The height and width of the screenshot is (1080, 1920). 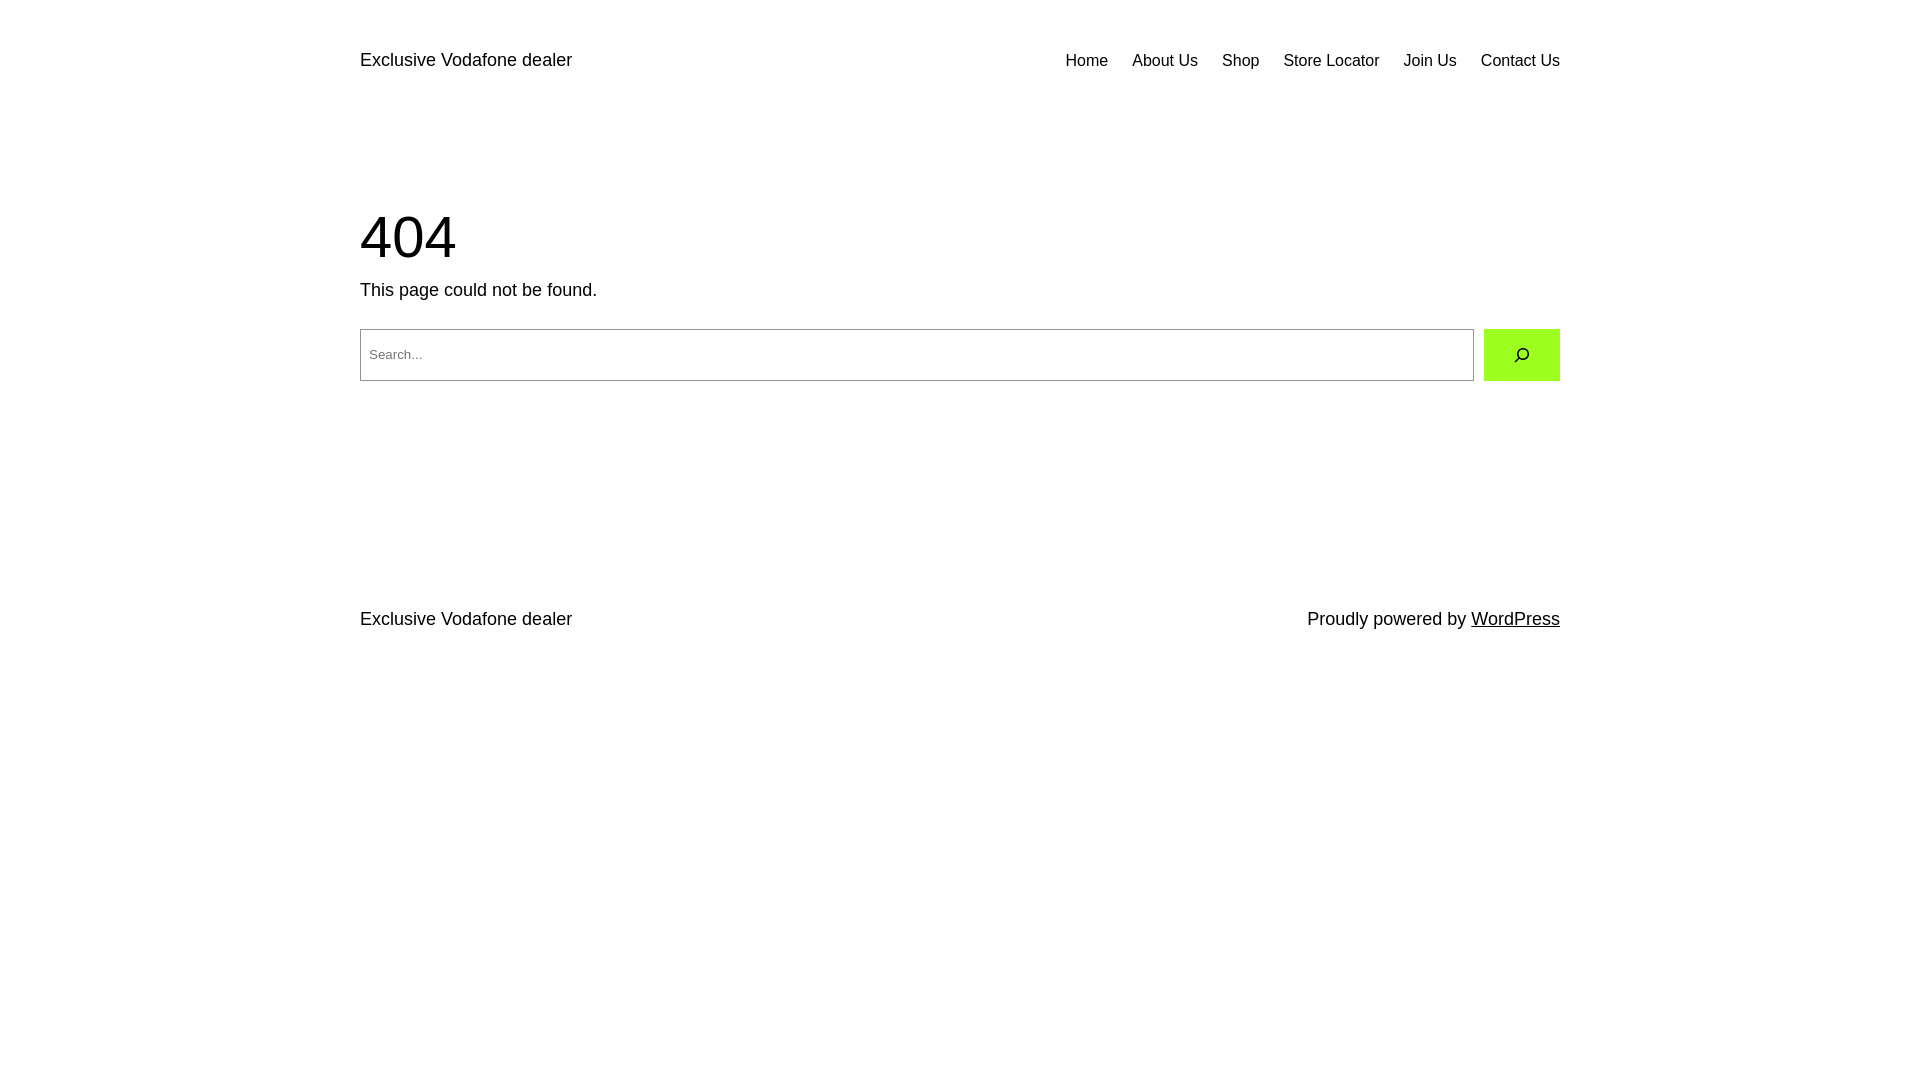 I want to click on 'Shop', so click(x=1239, y=60).